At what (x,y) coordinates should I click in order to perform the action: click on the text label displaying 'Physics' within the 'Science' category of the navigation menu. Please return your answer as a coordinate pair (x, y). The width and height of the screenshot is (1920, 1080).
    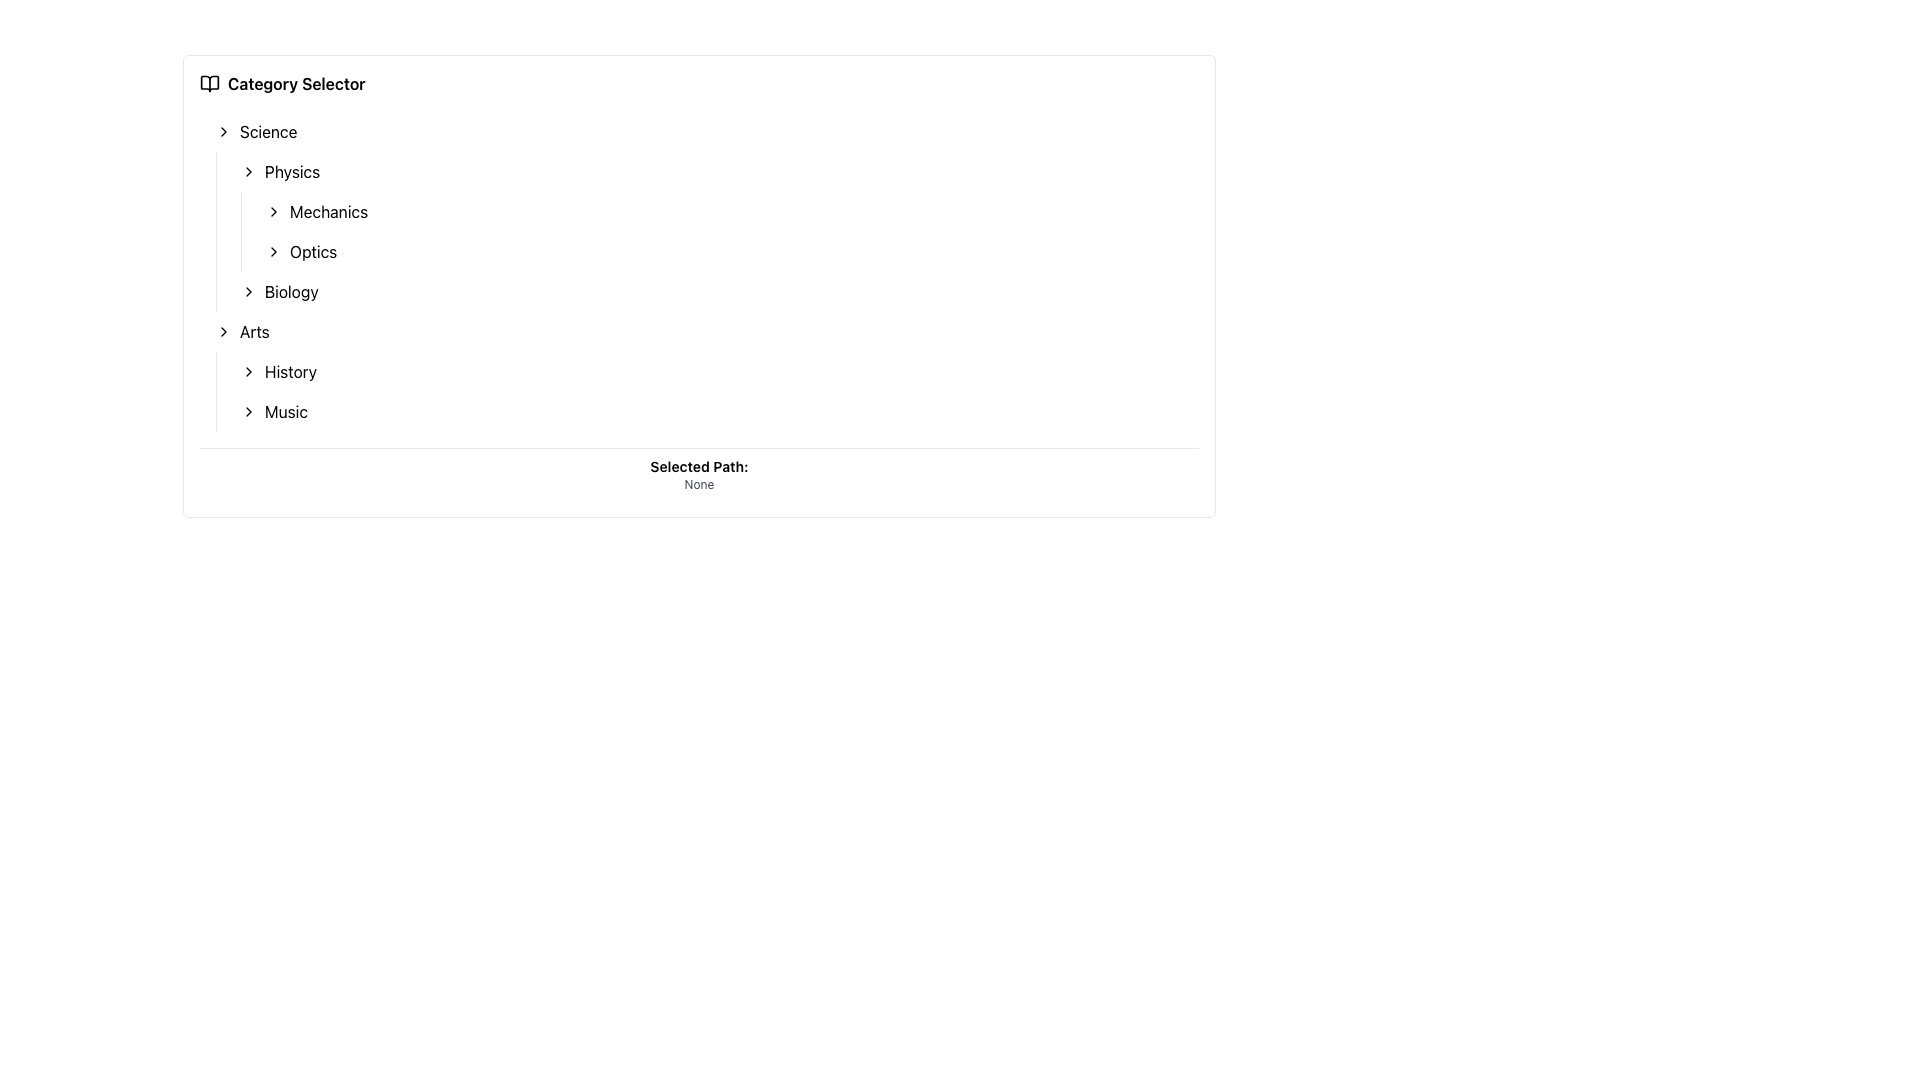
    Looking at the image, I should click on (291, 171).